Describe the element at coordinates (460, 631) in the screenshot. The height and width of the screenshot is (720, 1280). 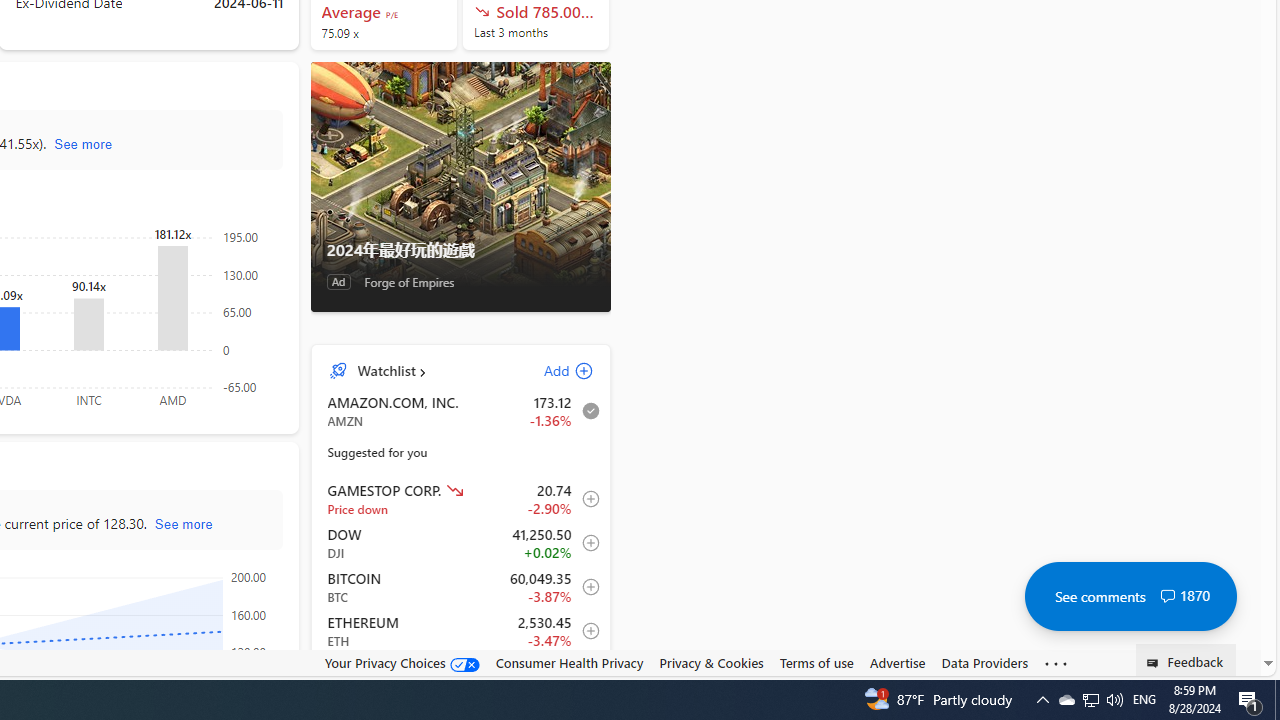
I see `'ETH Ethereum decrease 2,530.45 -87.83 -3.47% item3'` at that location.